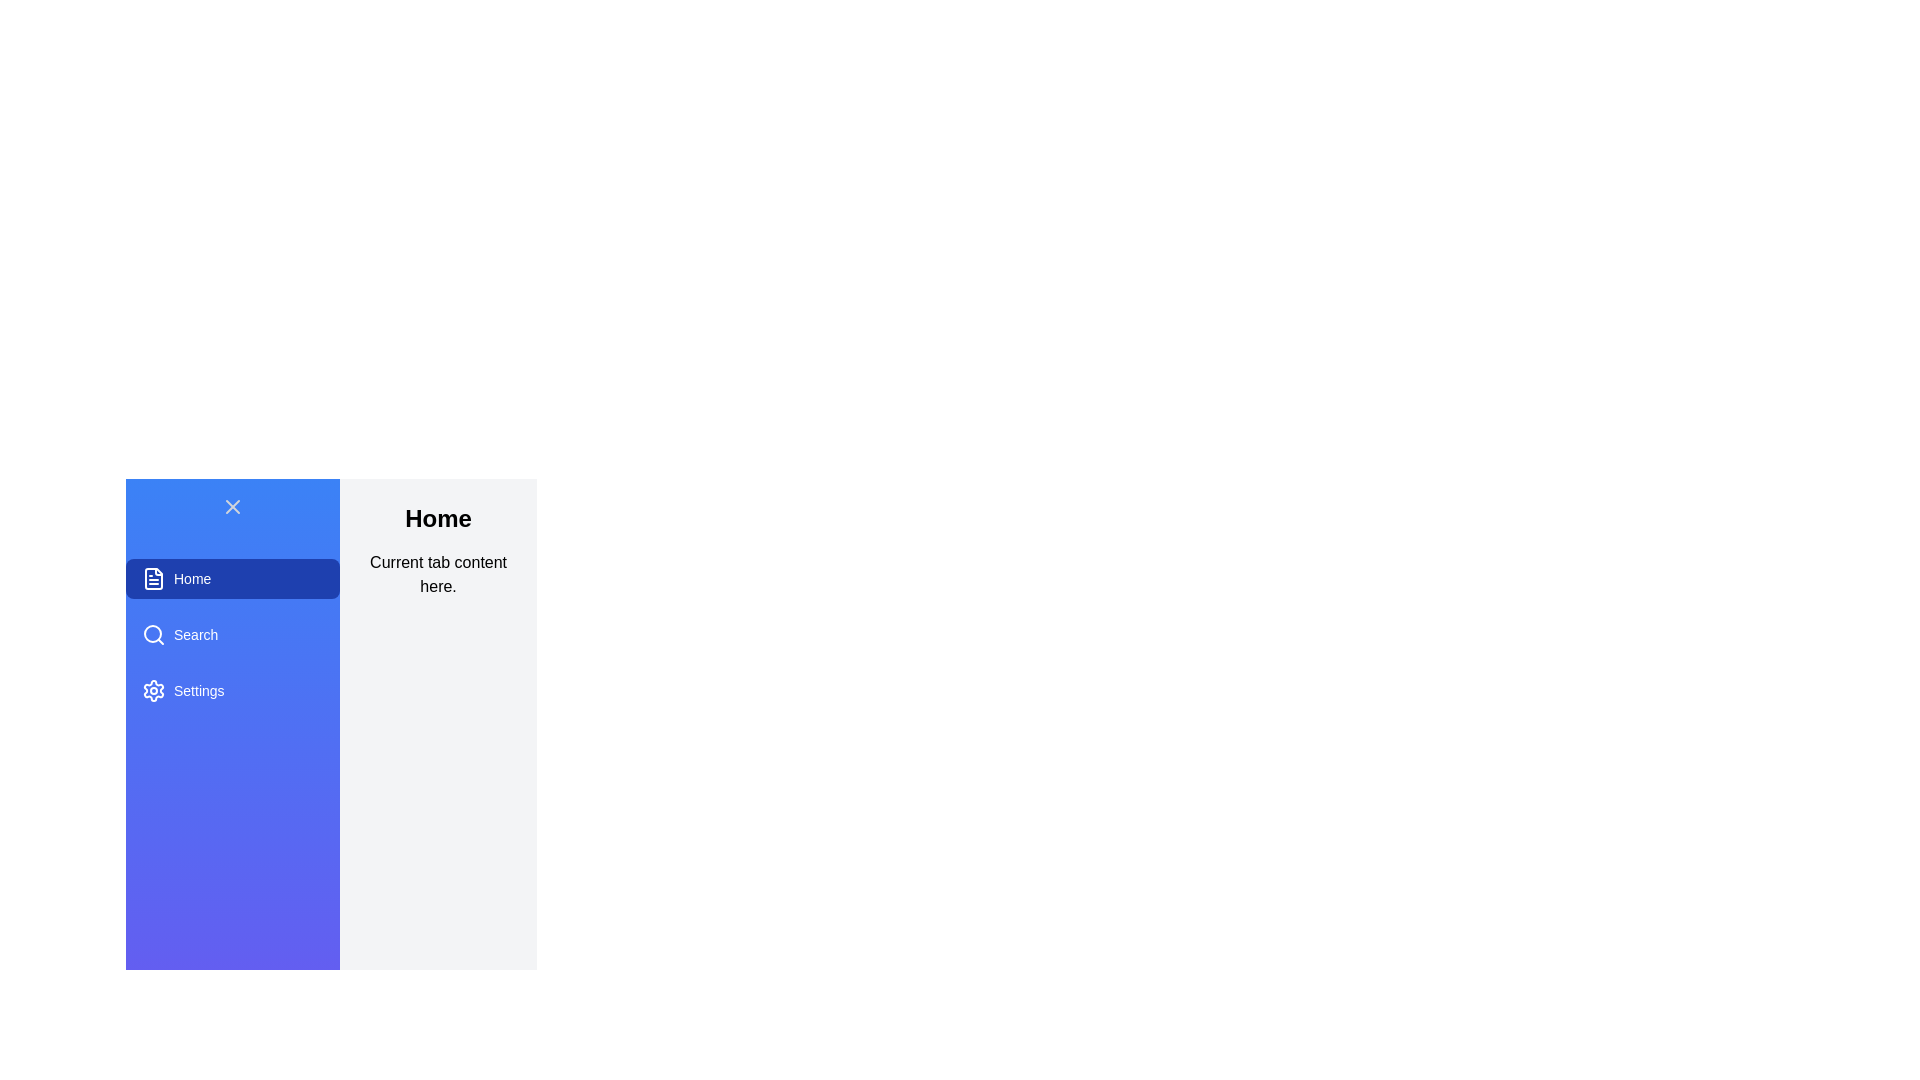 Image resolution: width=1920 pixels, height=1080 pixels. What do you see at coordinates (233, 689) in the screenshot?
I see `the tab labeled Settings to observe the hover effect` at bounding box center [233, 689].